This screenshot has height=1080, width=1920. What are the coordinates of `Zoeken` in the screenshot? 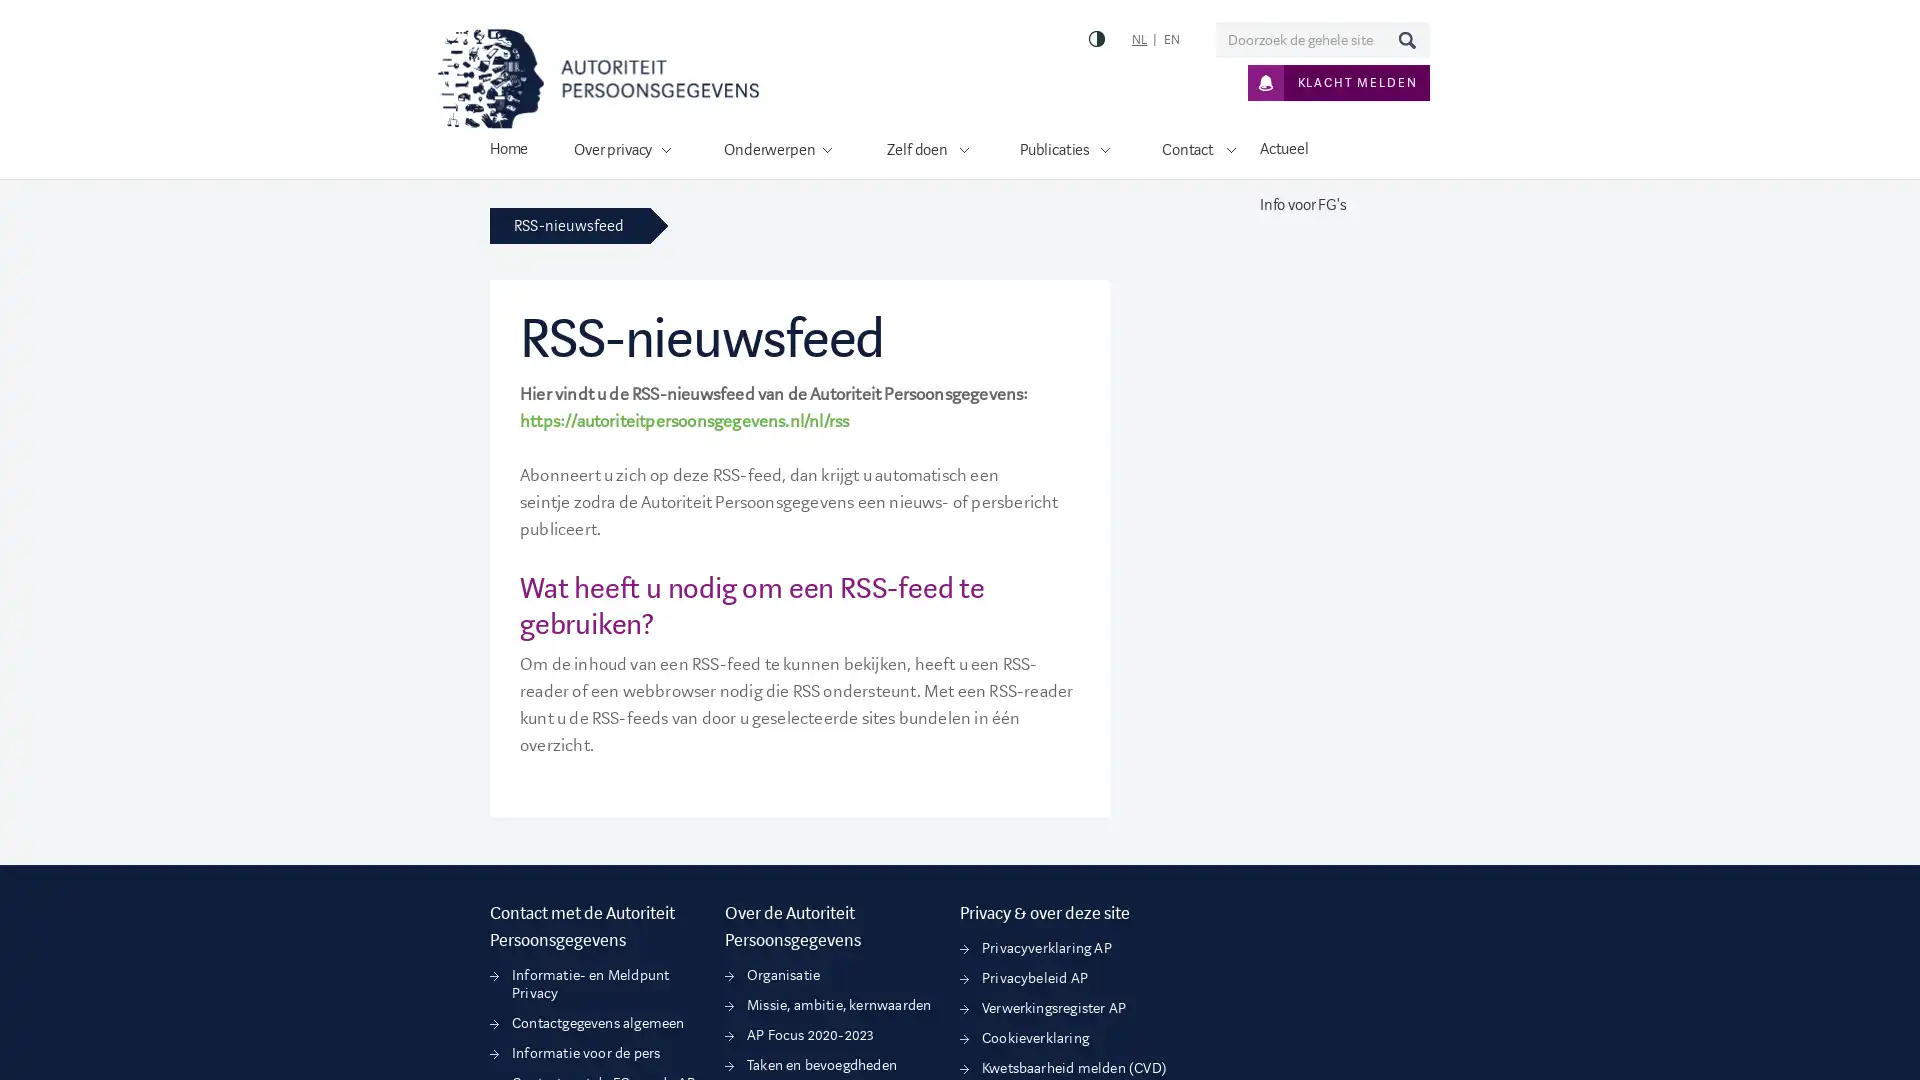 It's located at (1405, 39).